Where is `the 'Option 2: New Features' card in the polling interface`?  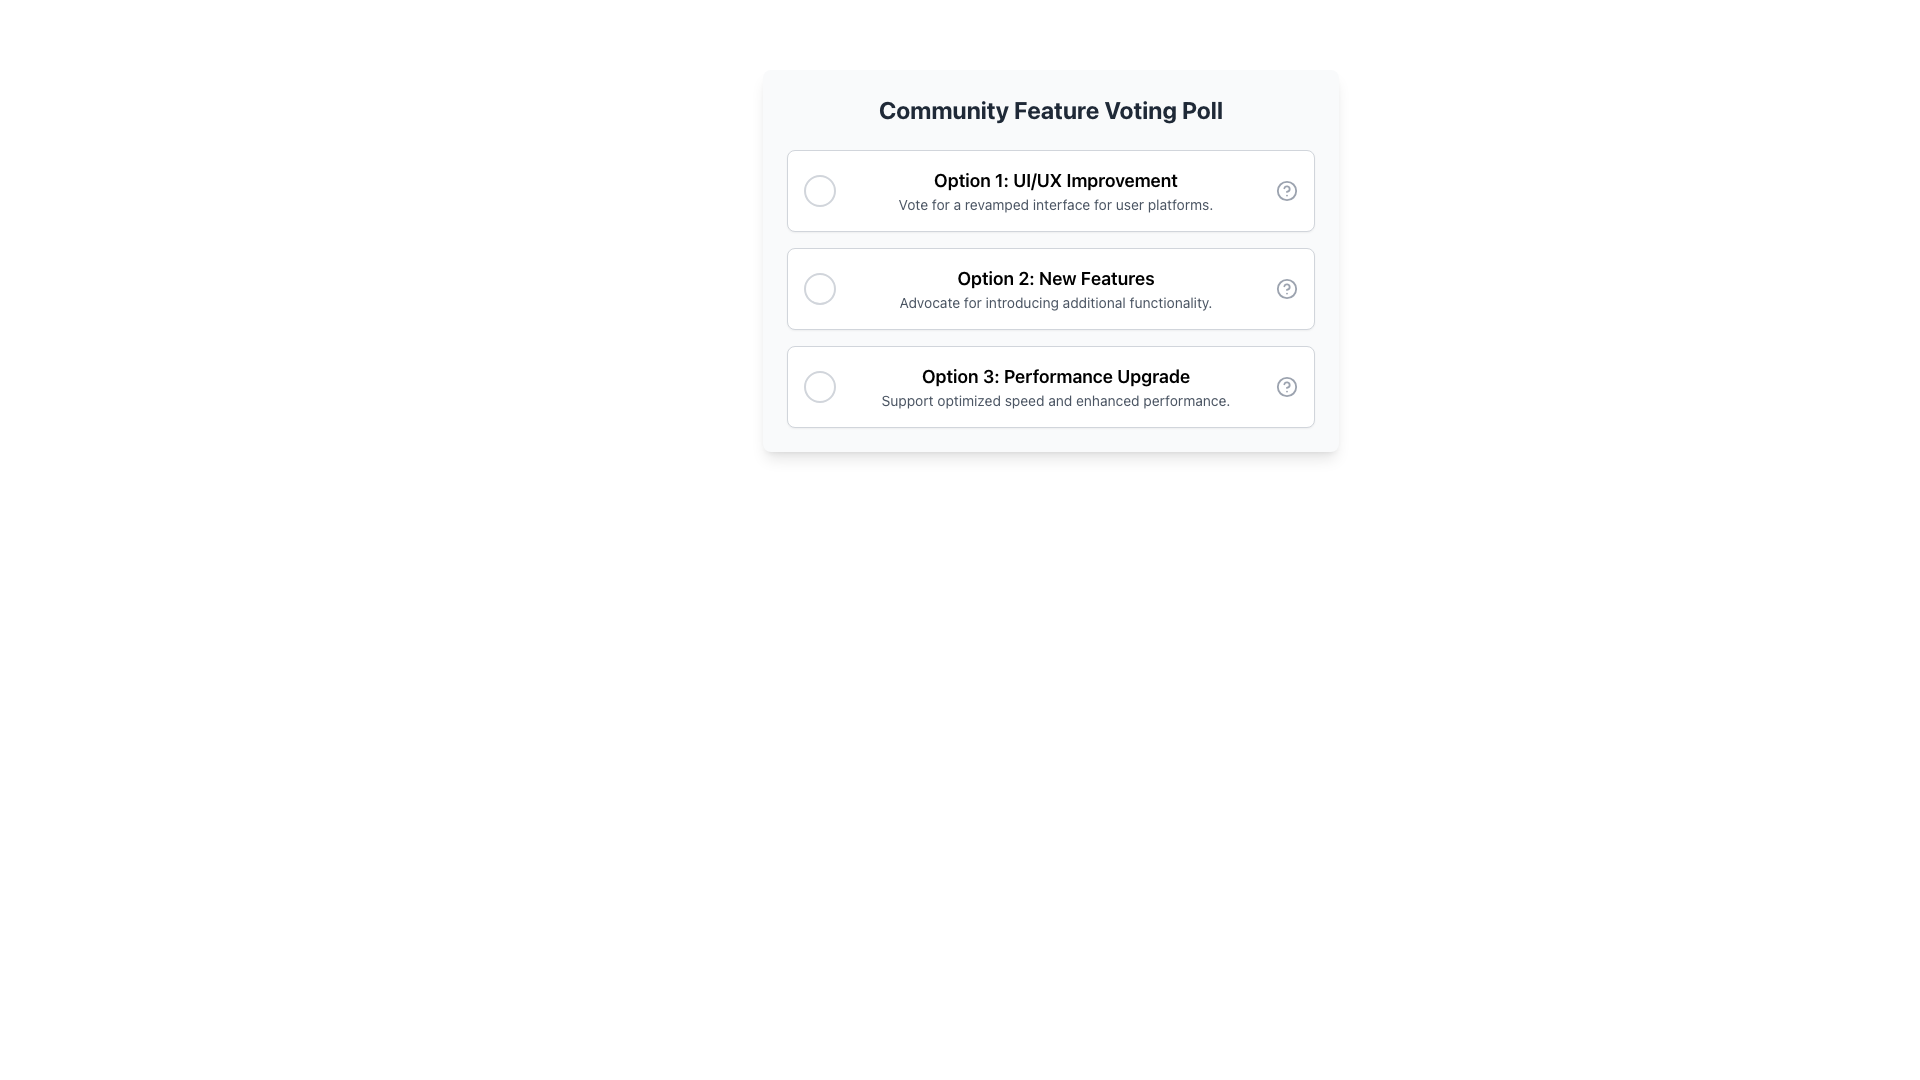 the 'Option 2: New Features' card in the polling interface is located at coordinates (1050, 260).